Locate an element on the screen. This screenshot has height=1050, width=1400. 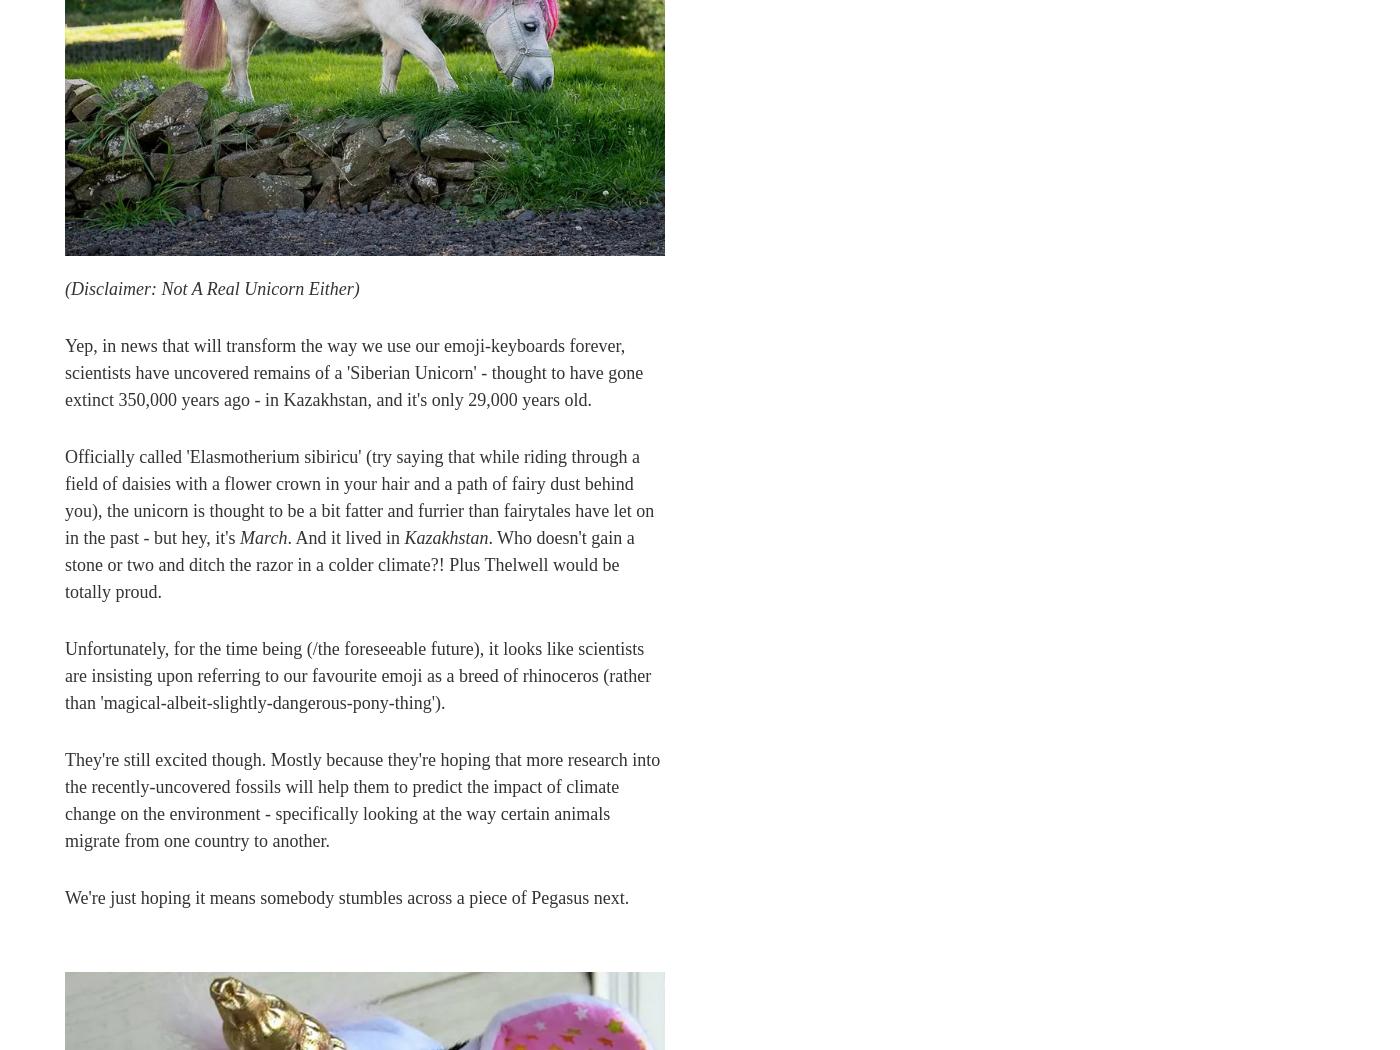
'(Disclaimer: Not A Real Unicorn Either)' is located at coordinates (211, 287).